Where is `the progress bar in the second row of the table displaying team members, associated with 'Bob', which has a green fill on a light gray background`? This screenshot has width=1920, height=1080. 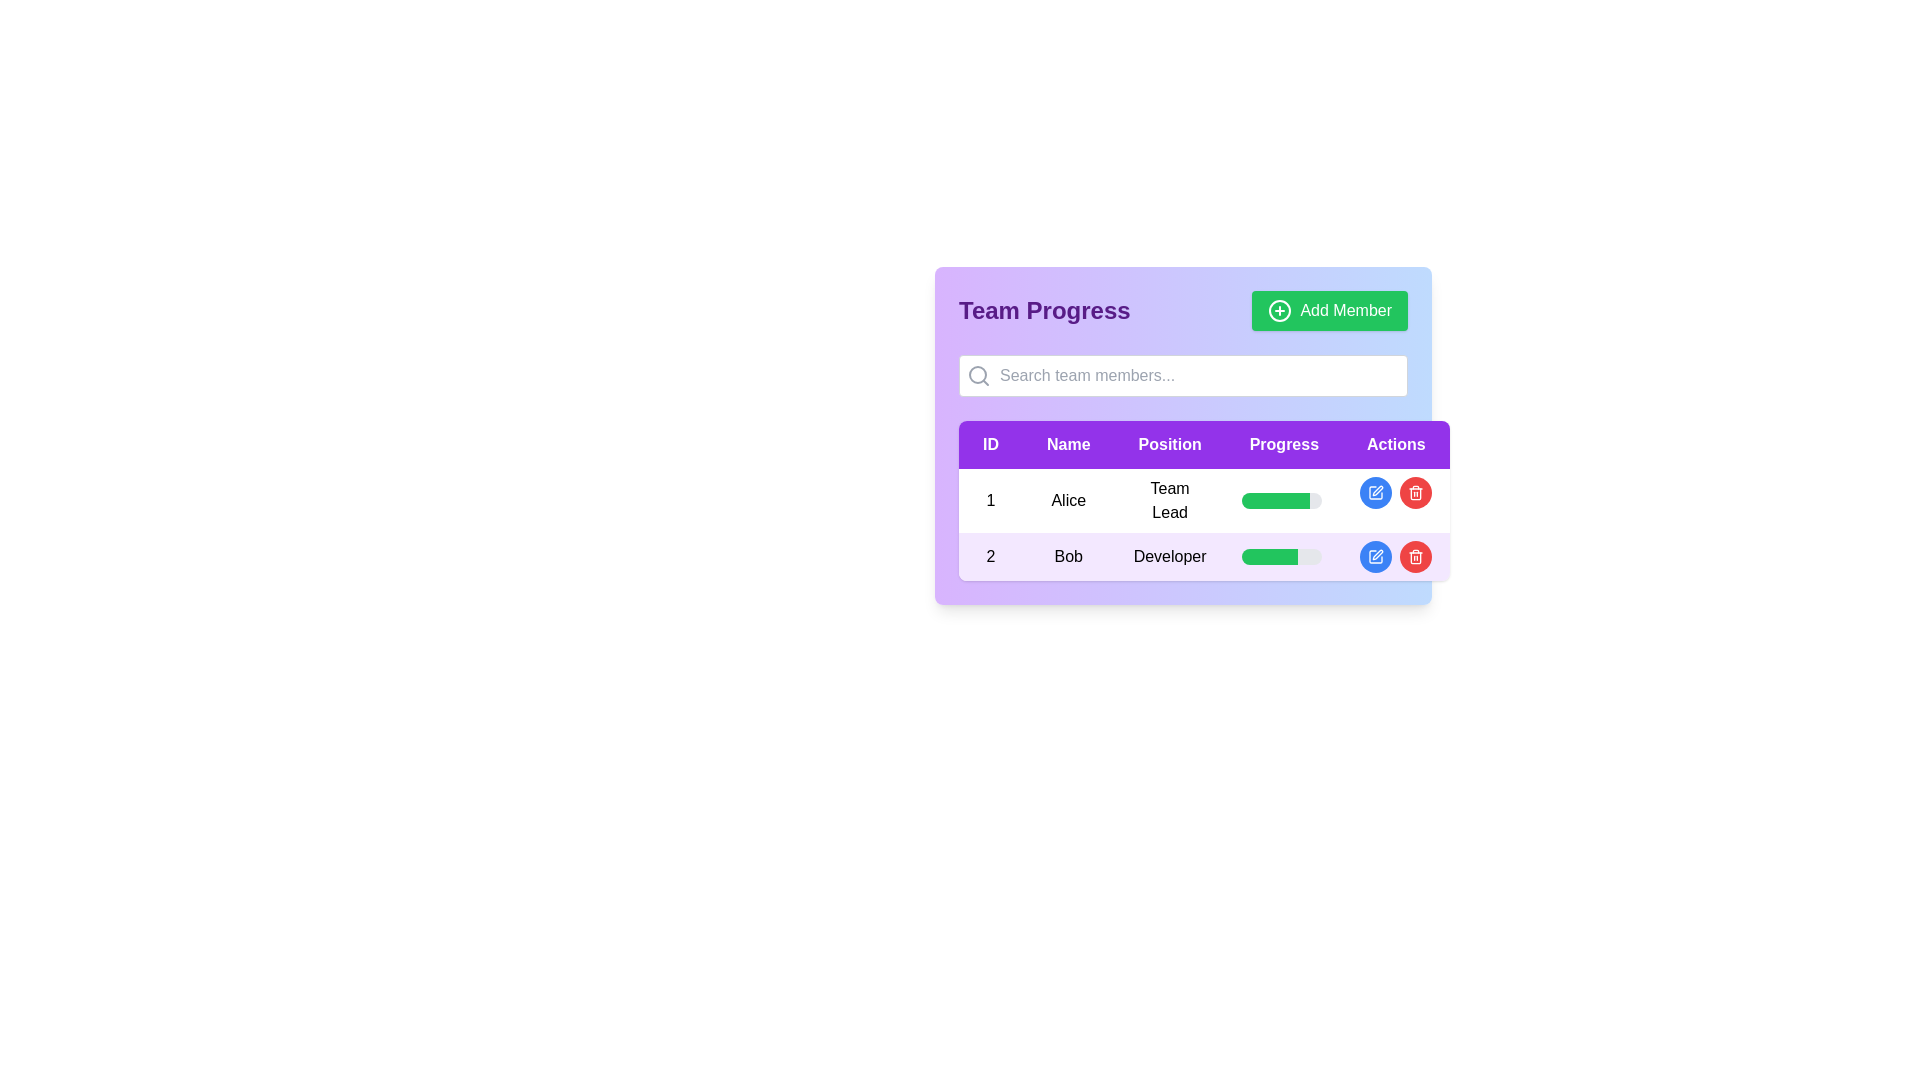
the progress bar in the second row of the table displaying team members, associated with 'Bob', which has a green fill on a light gray background is located at coordinates (1281, 556).